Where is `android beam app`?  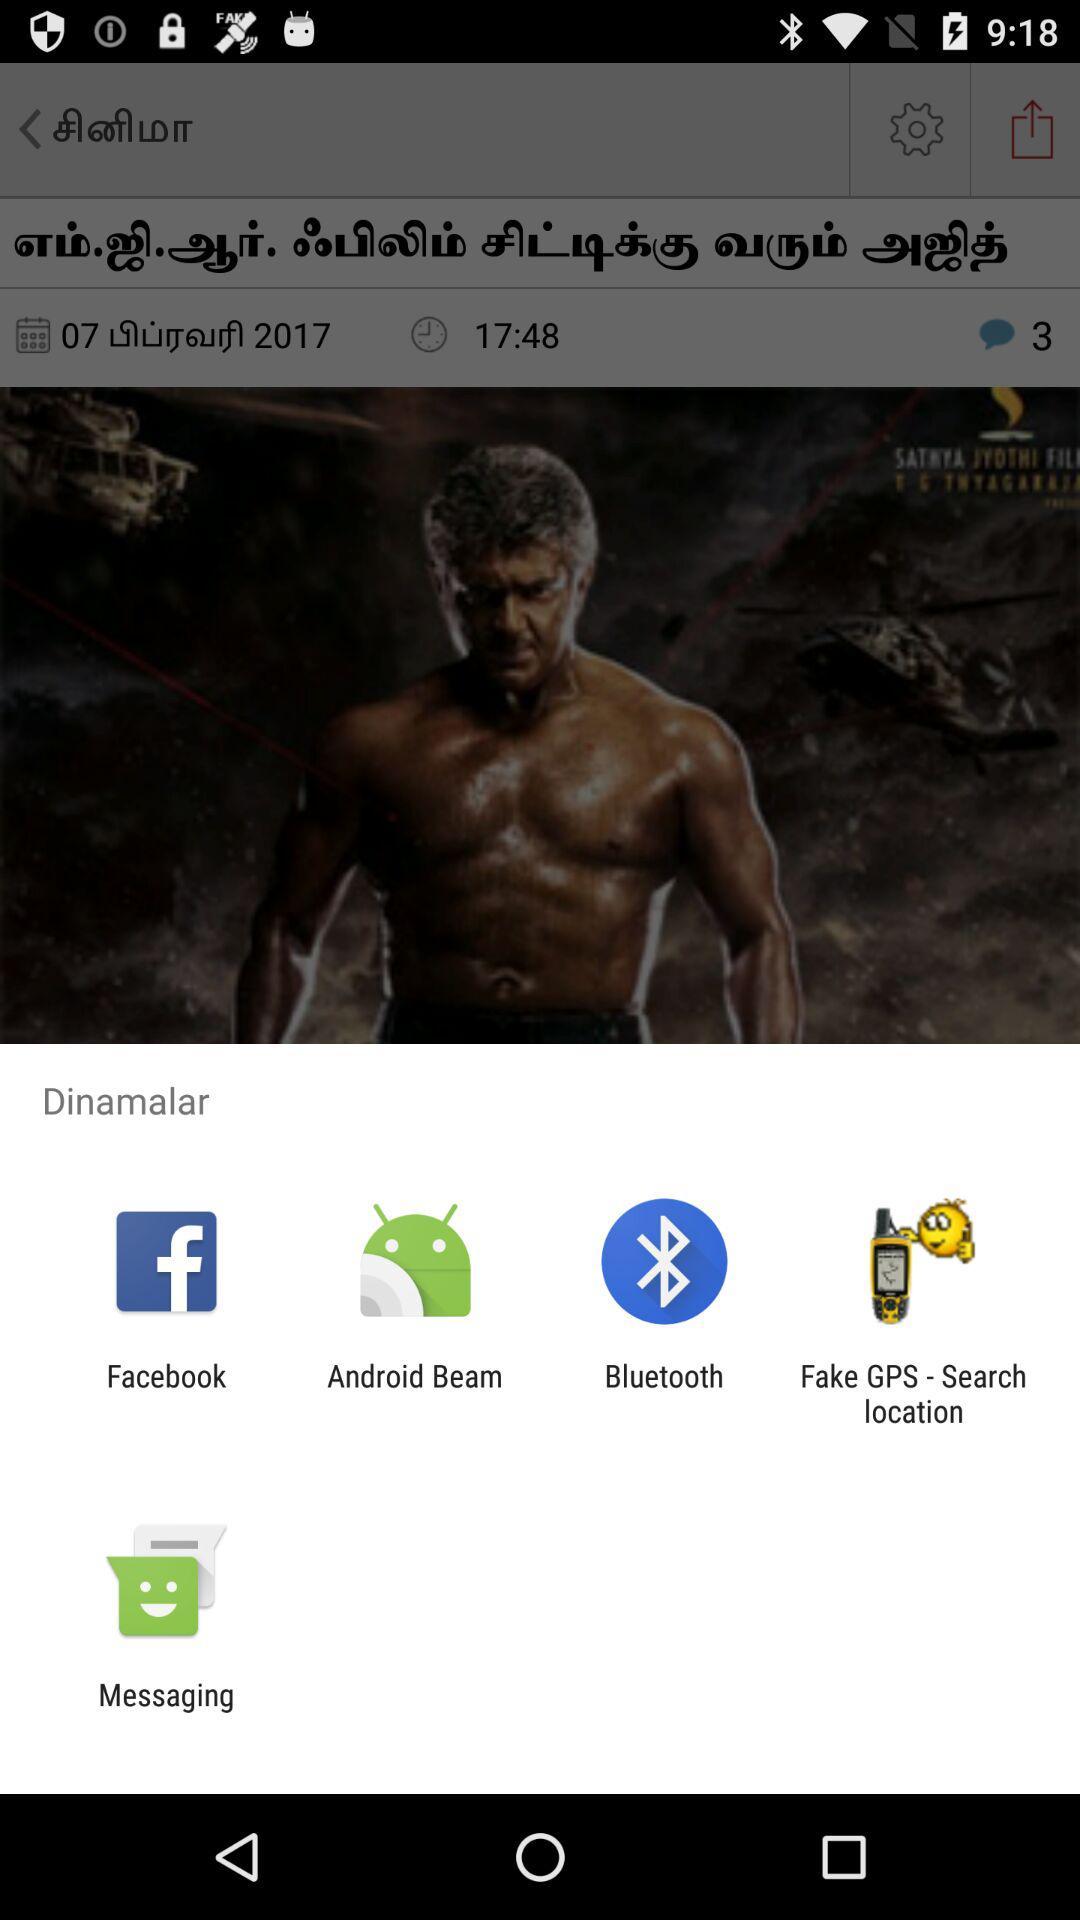 android beam app is located at coordinates (414, 1392).